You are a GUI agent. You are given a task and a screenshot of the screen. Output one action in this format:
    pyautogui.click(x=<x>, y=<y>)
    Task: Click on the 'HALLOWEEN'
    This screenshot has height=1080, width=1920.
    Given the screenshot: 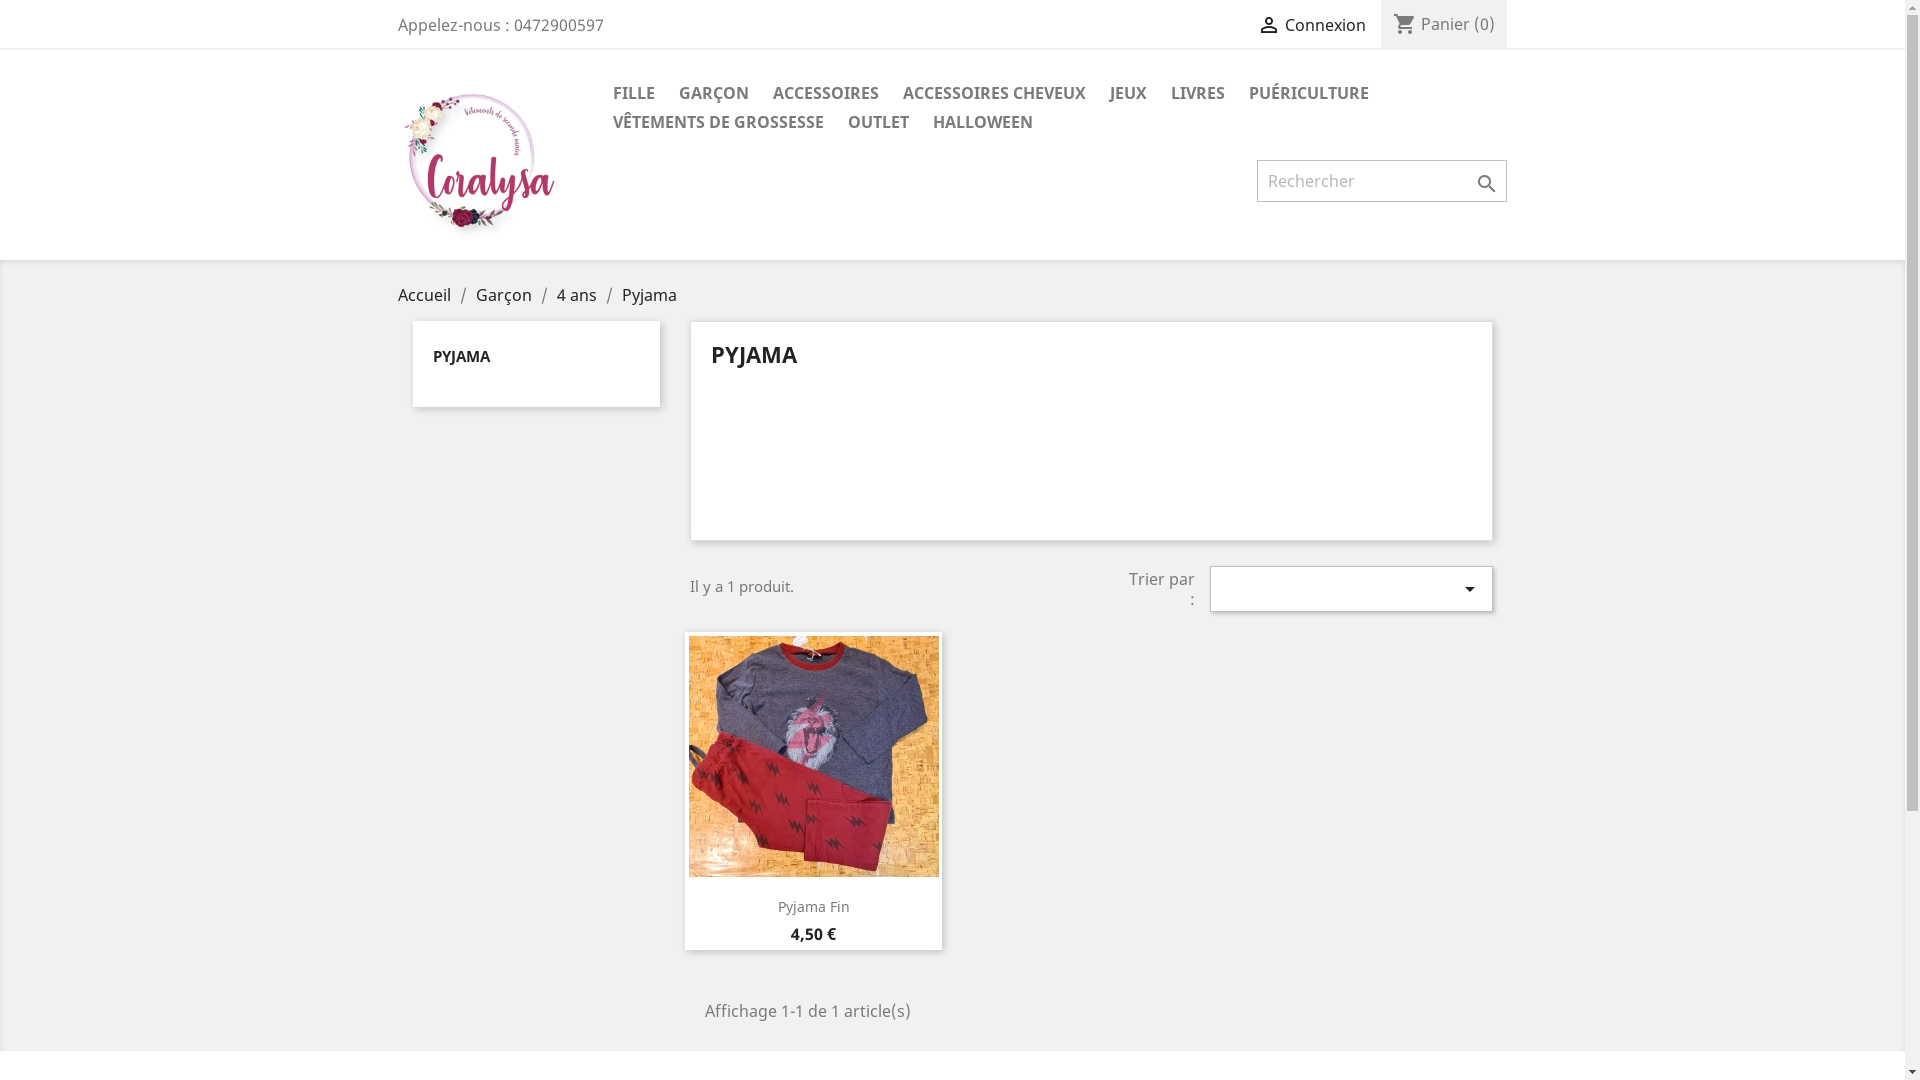 What is the action you would take?
    pyautogui.click(x=982, y=123)
    